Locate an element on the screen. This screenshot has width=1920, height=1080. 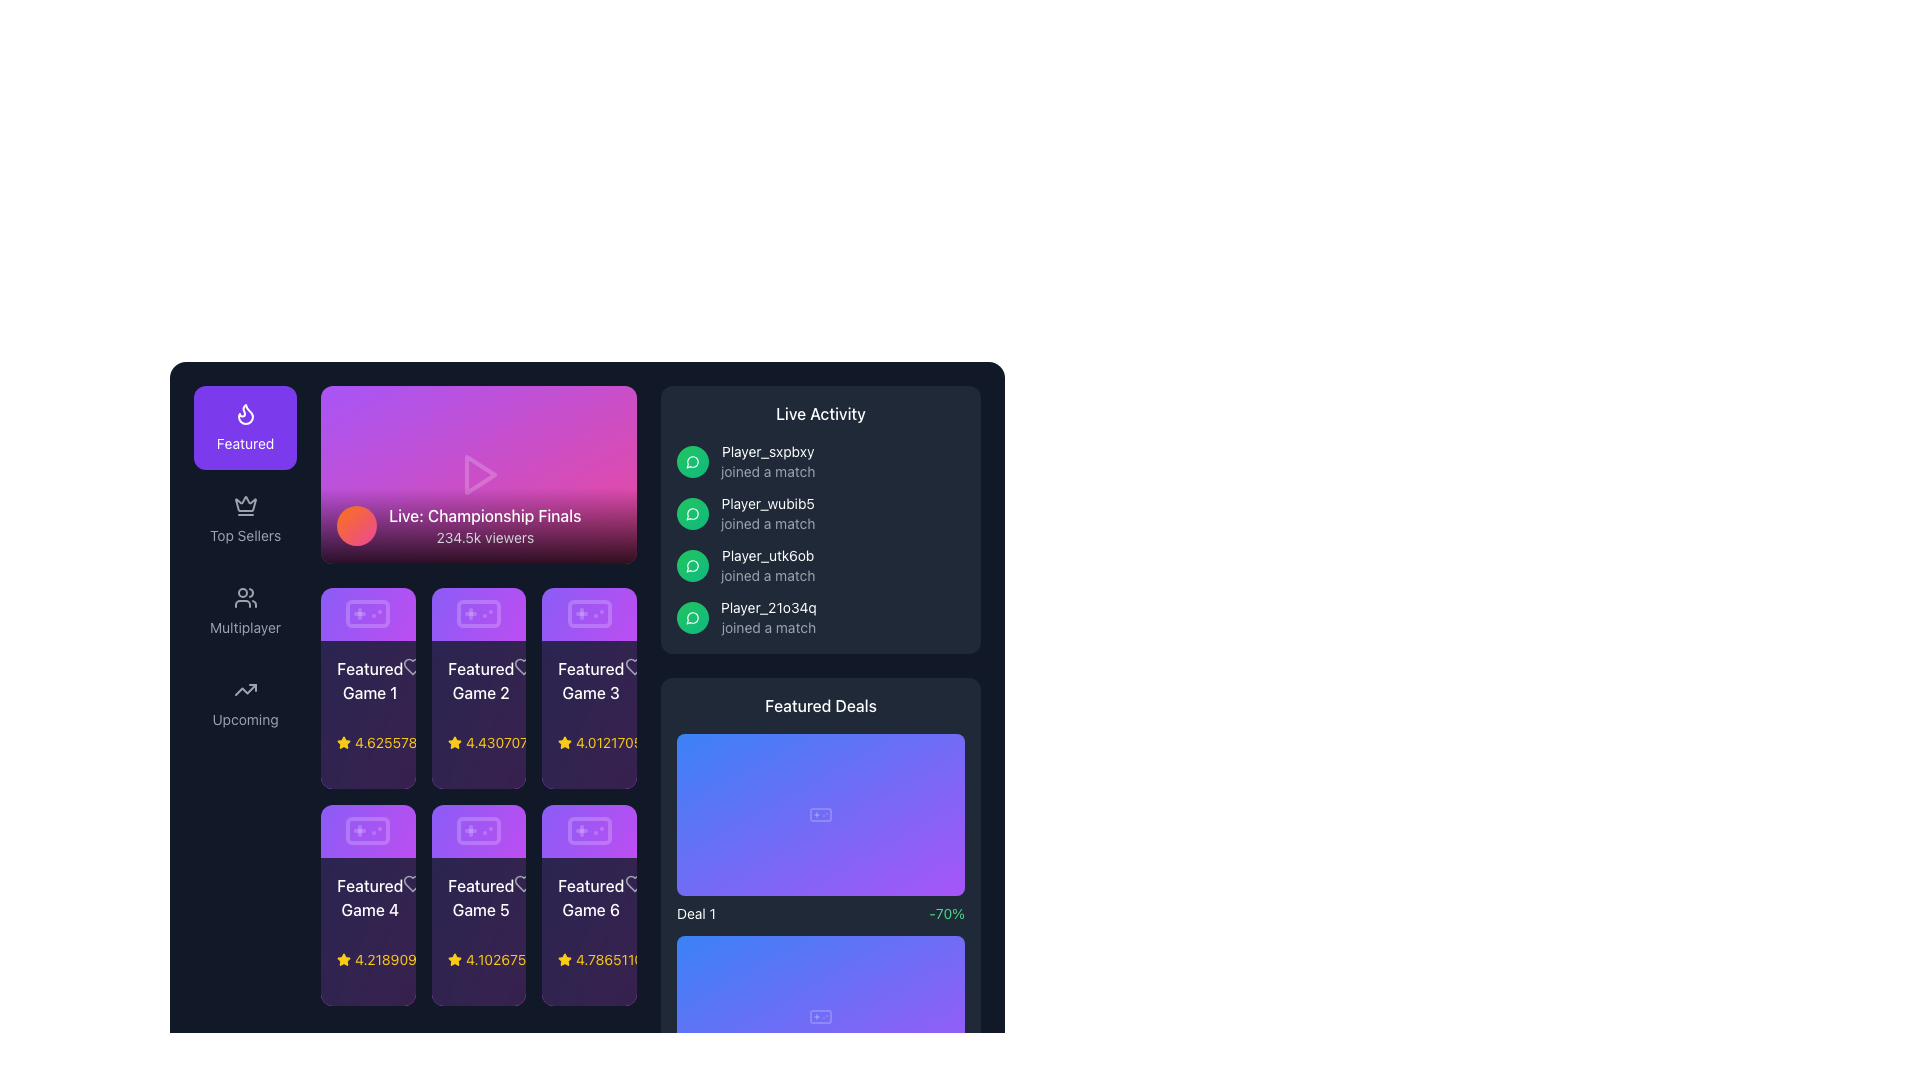
the Info card representing a featured game is located at coordinates (368, 932).